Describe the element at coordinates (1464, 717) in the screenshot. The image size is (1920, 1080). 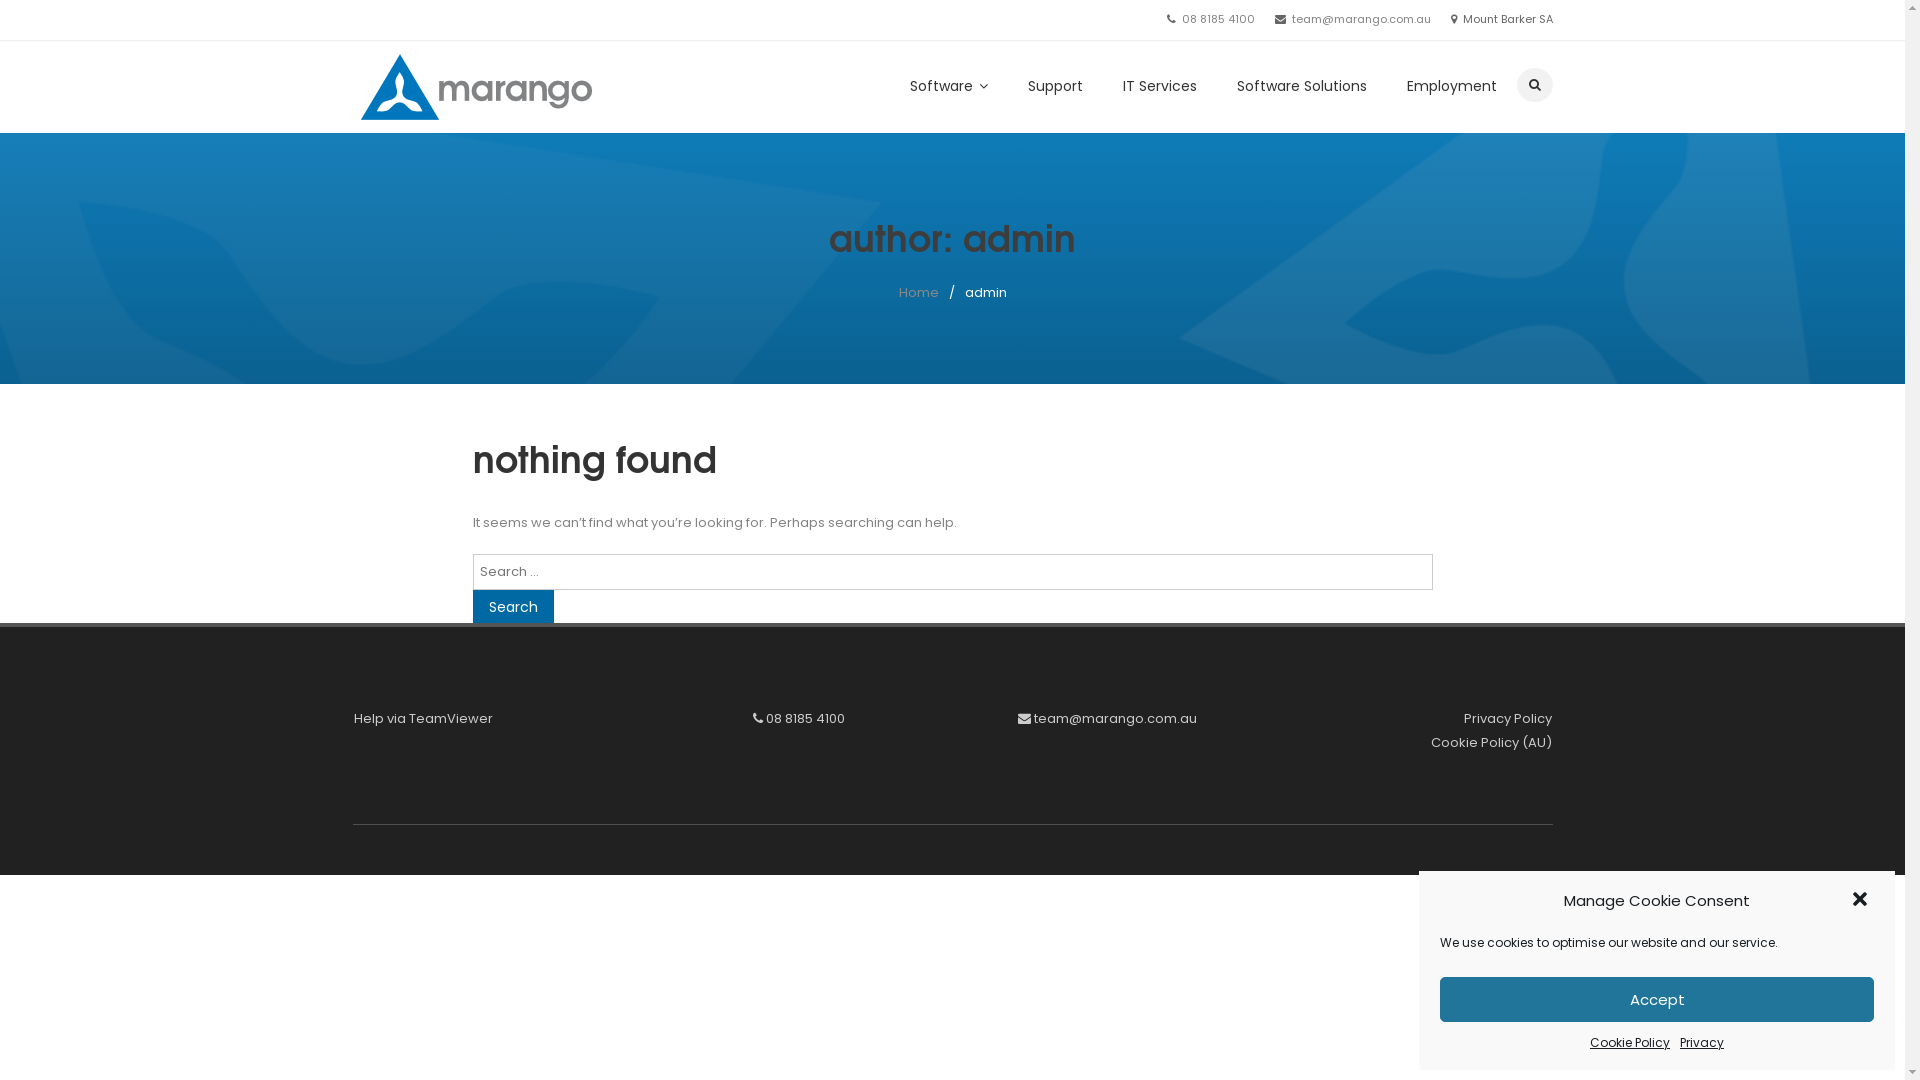
I see `'Privacy Policy'` at that location.